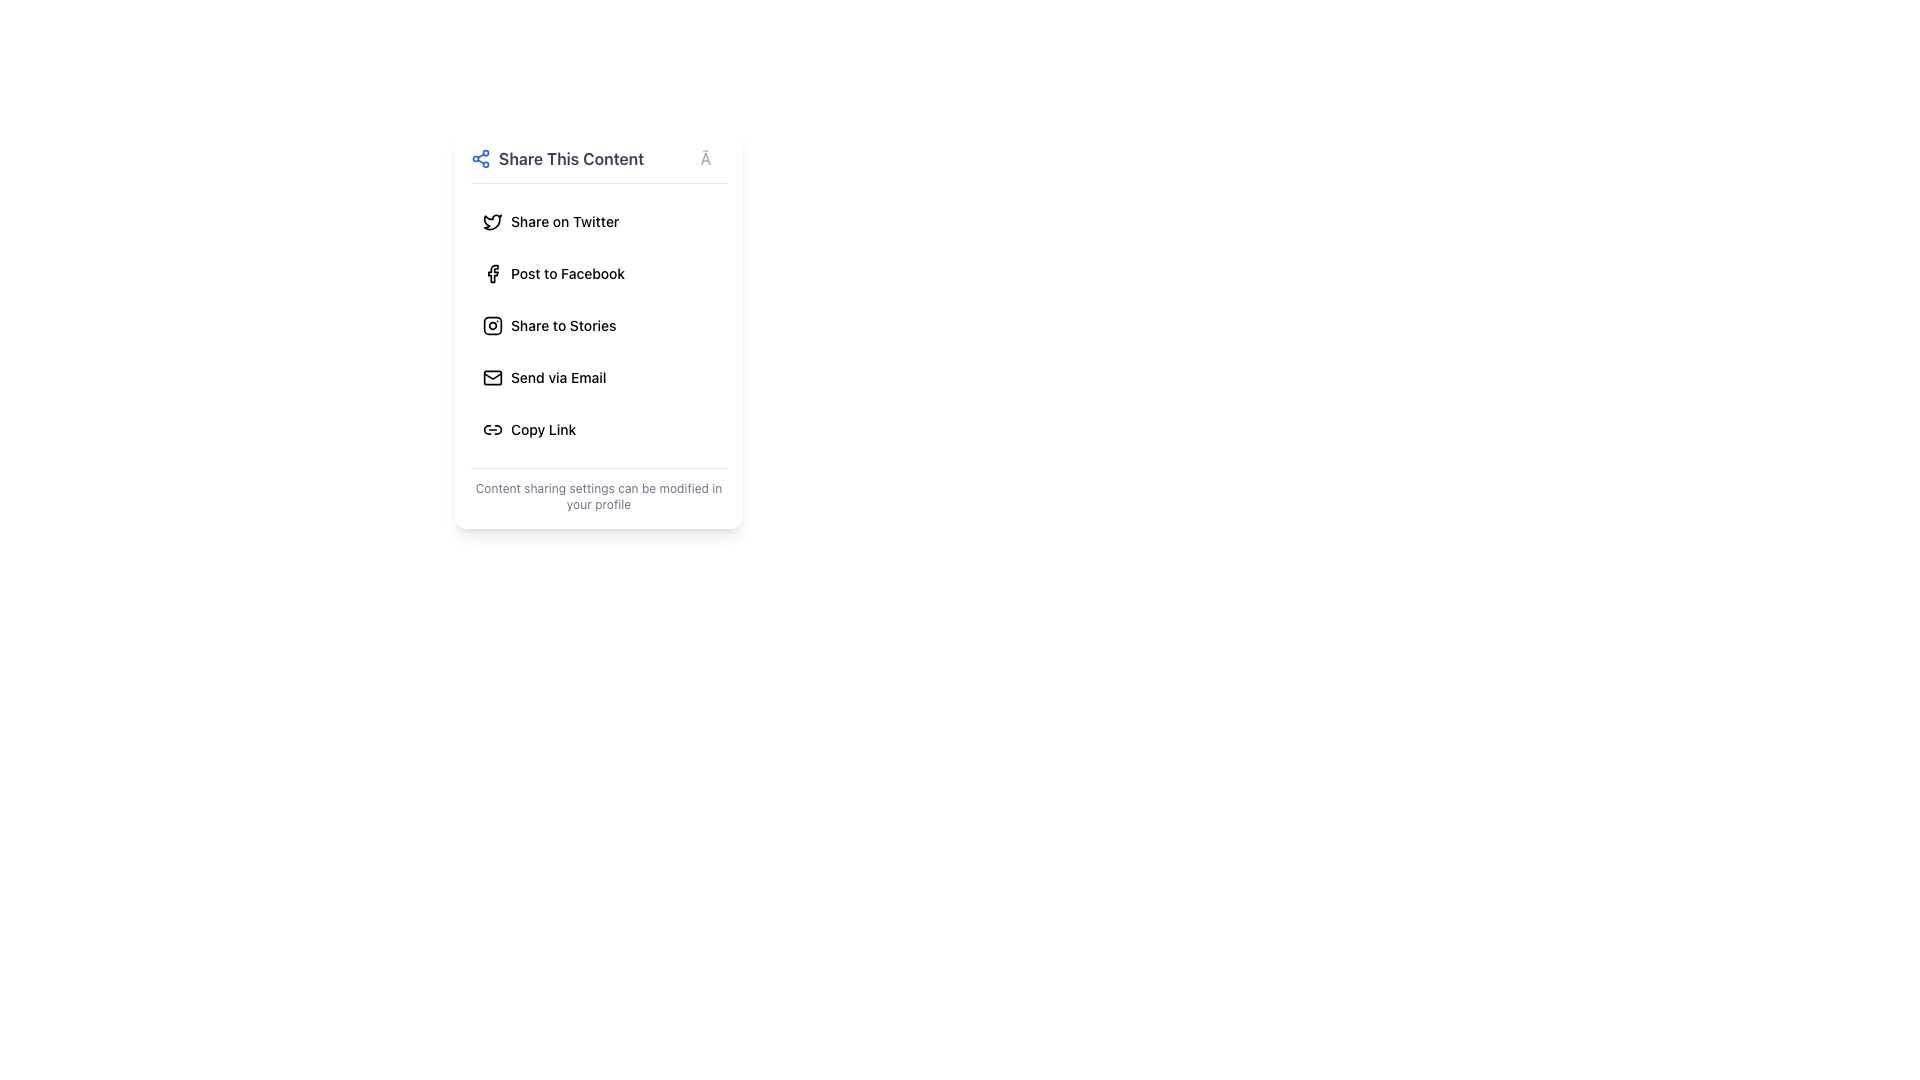  What do you see at coordinates (493, 378) in the screenshot?
I see `the envelope icon representing the 'Send via Email' option in the sharing menu` at bounding box center [493, 378].